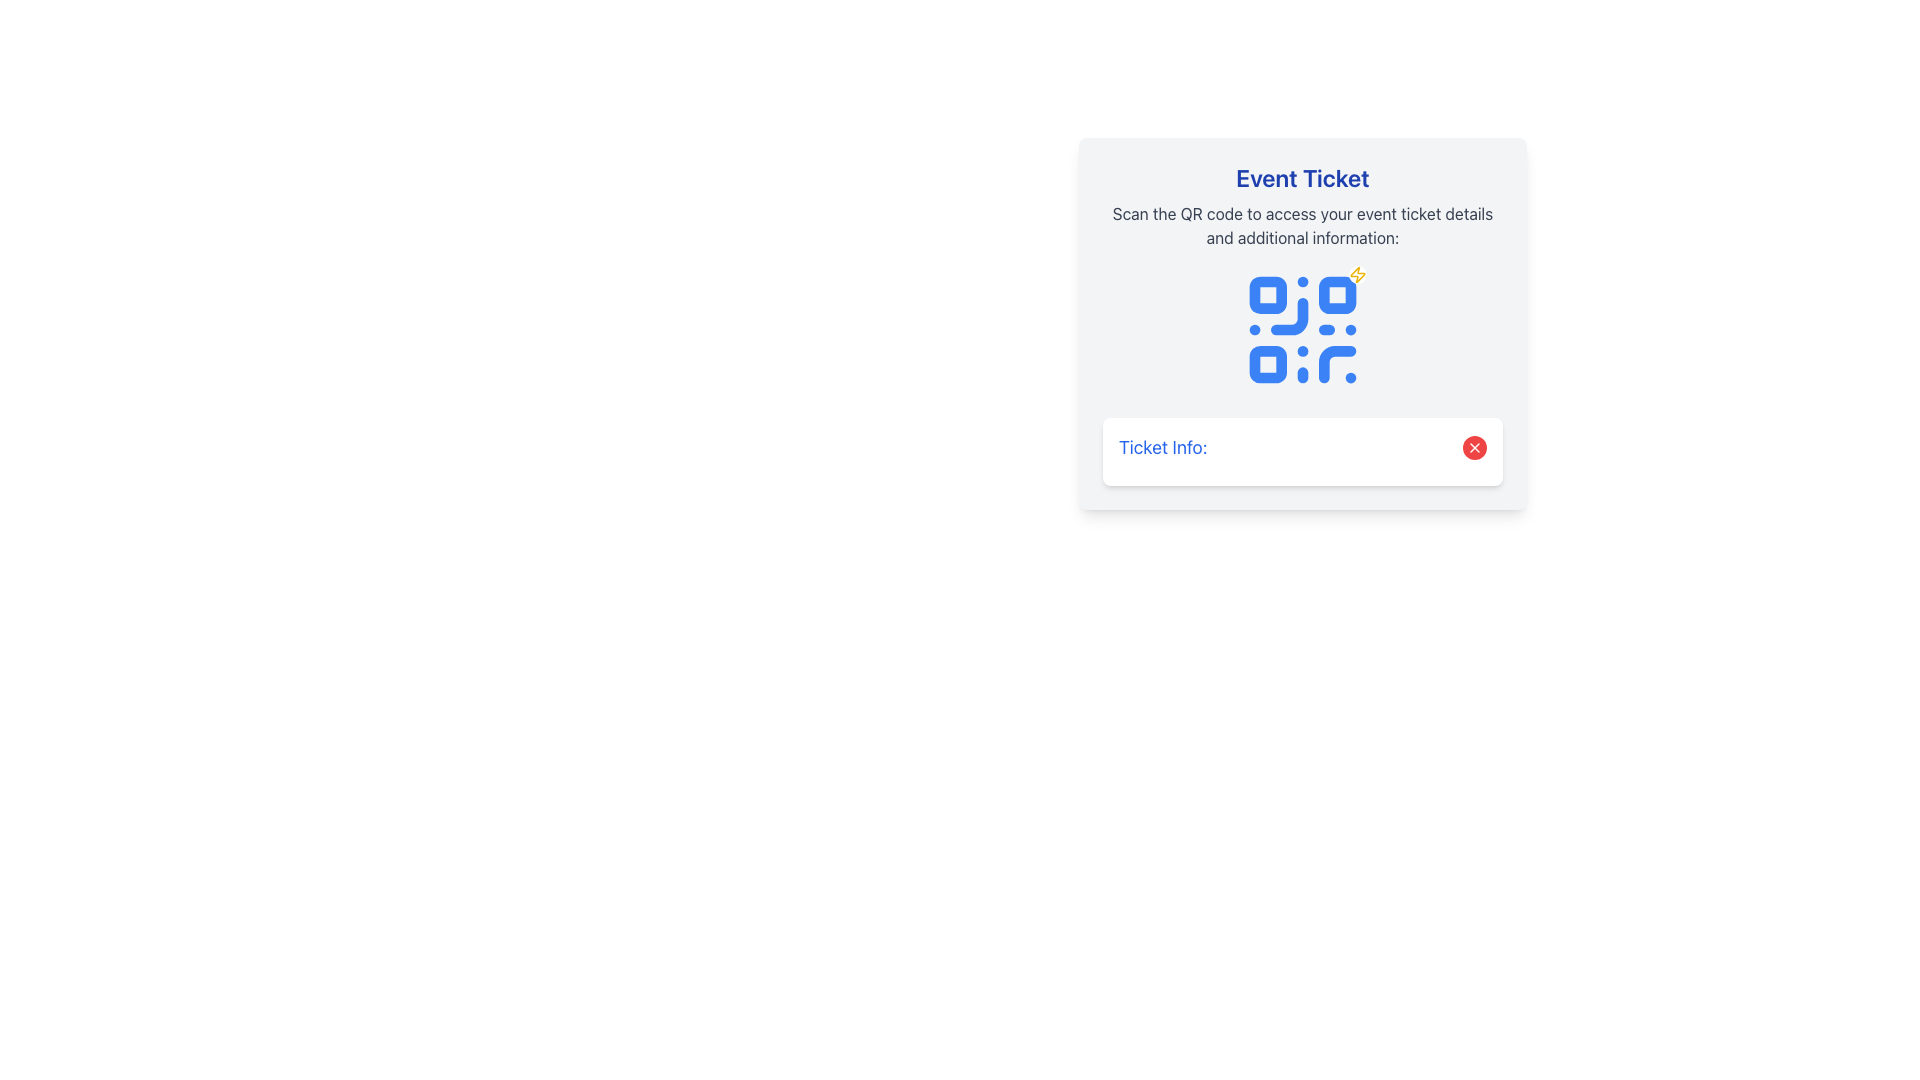  Describe the element at coordinates (1474, 446) in the screenshot. I see `the dismiss or close button located to the far-right of the 'Ticket Info:' text` at that location.